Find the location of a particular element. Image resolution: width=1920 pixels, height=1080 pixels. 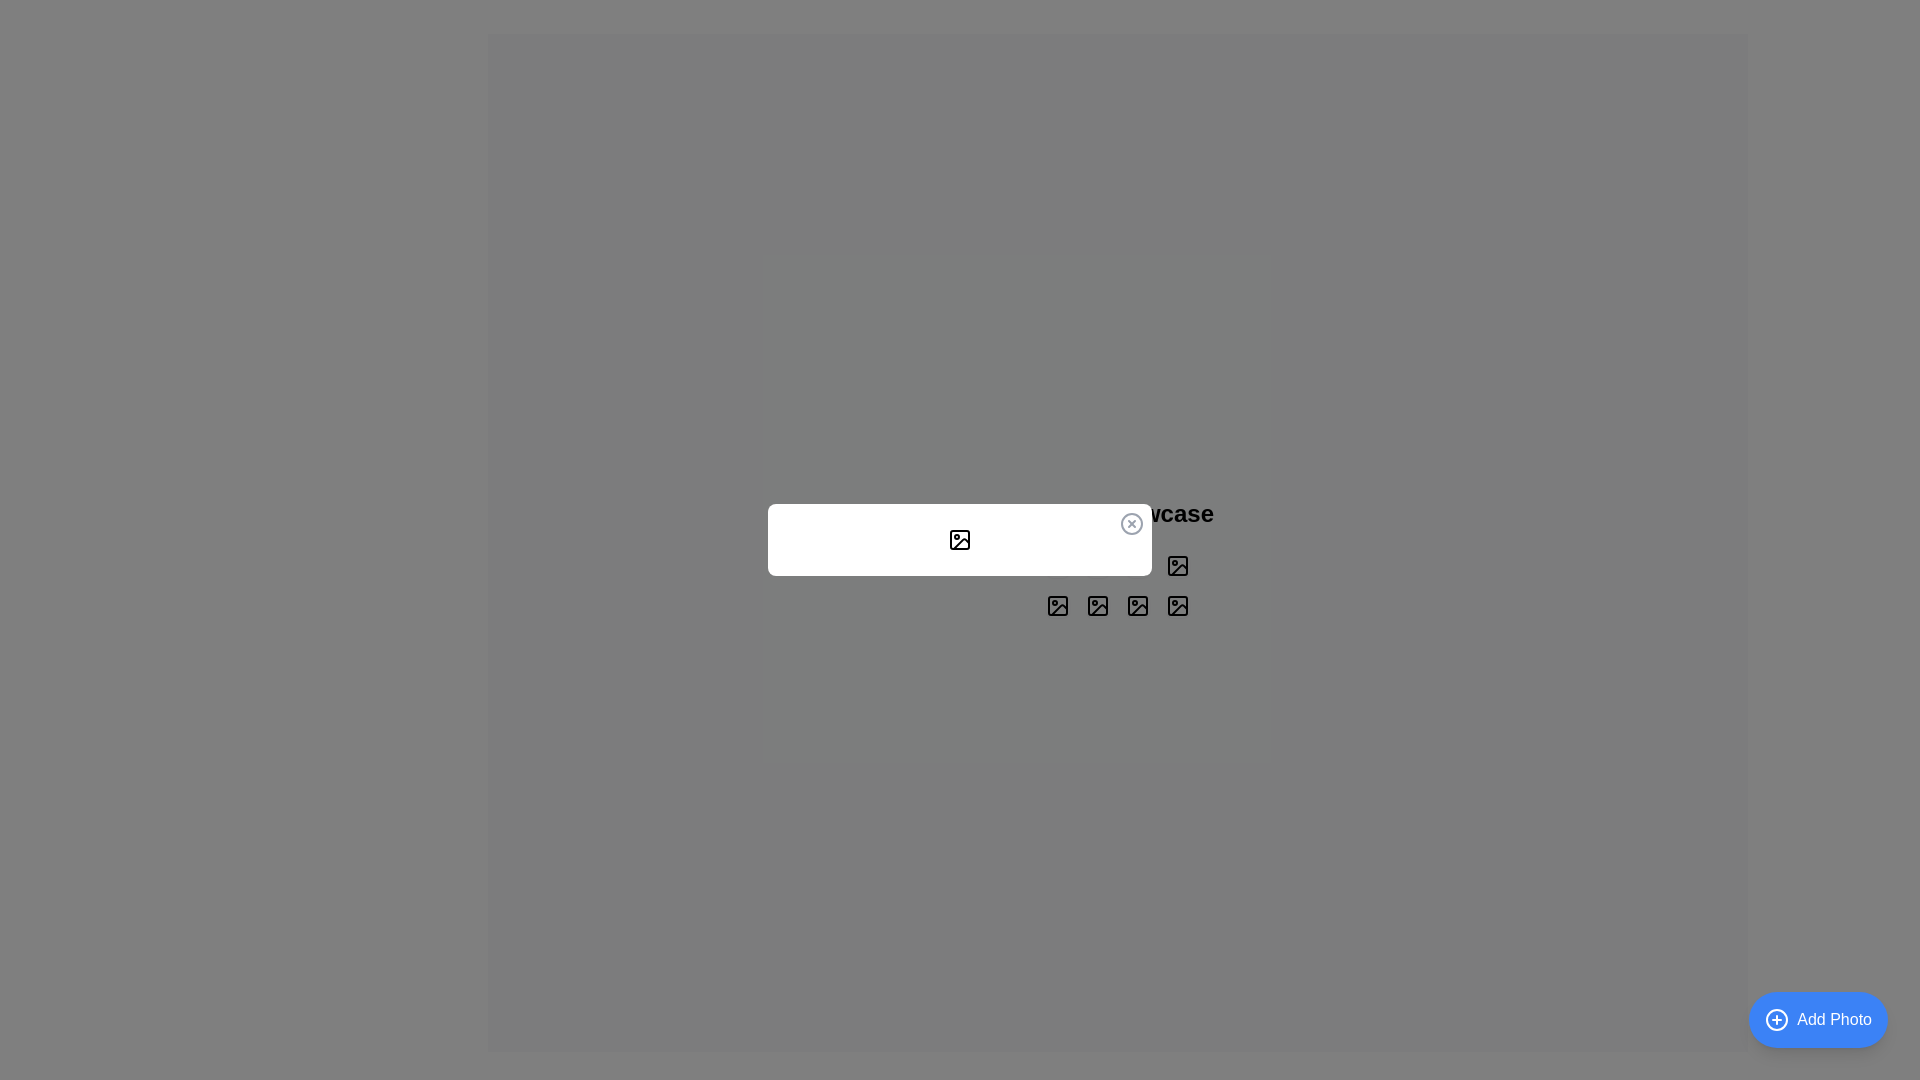

the decorative overlay icon located in the bottom-right square of the series of small image icons to the right of the main interface is located at coordinates (1098, 609).